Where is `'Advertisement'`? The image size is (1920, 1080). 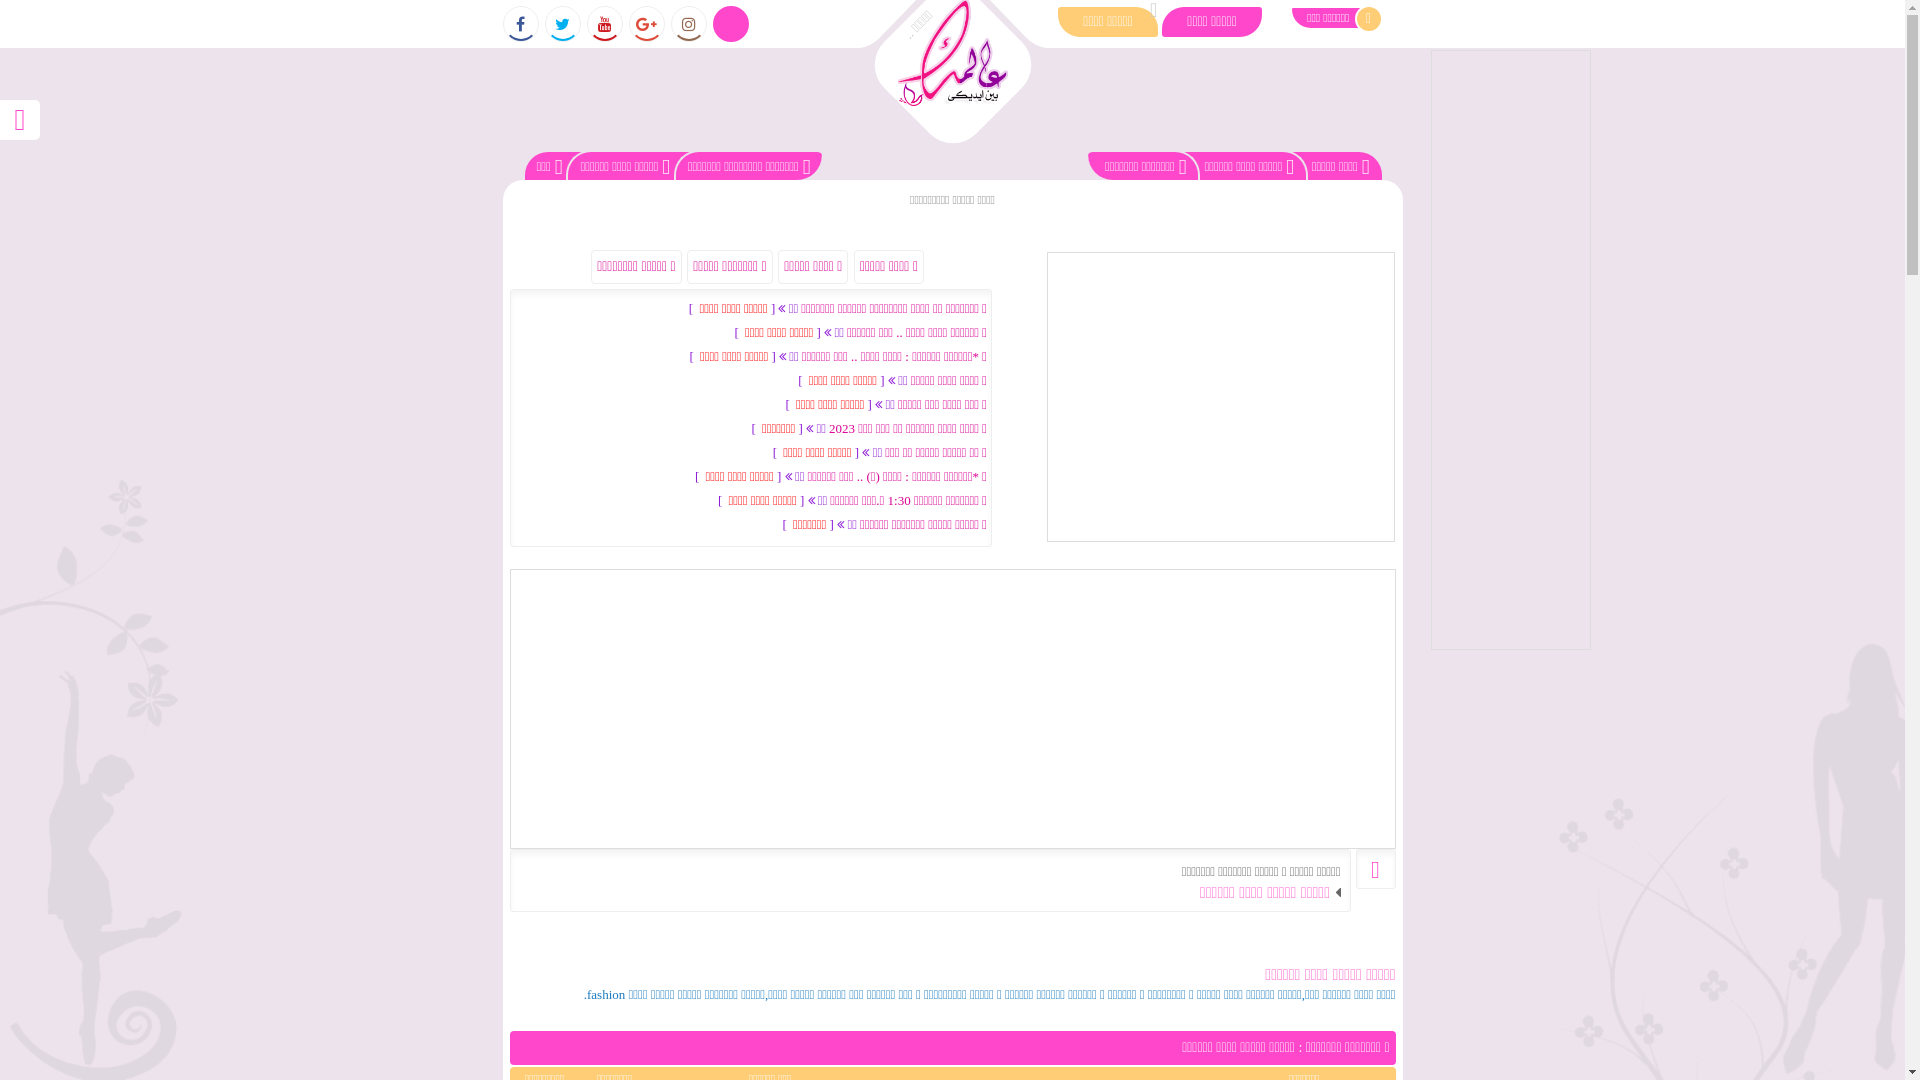 'Advertisement' is located at coordinates (1218, 397).